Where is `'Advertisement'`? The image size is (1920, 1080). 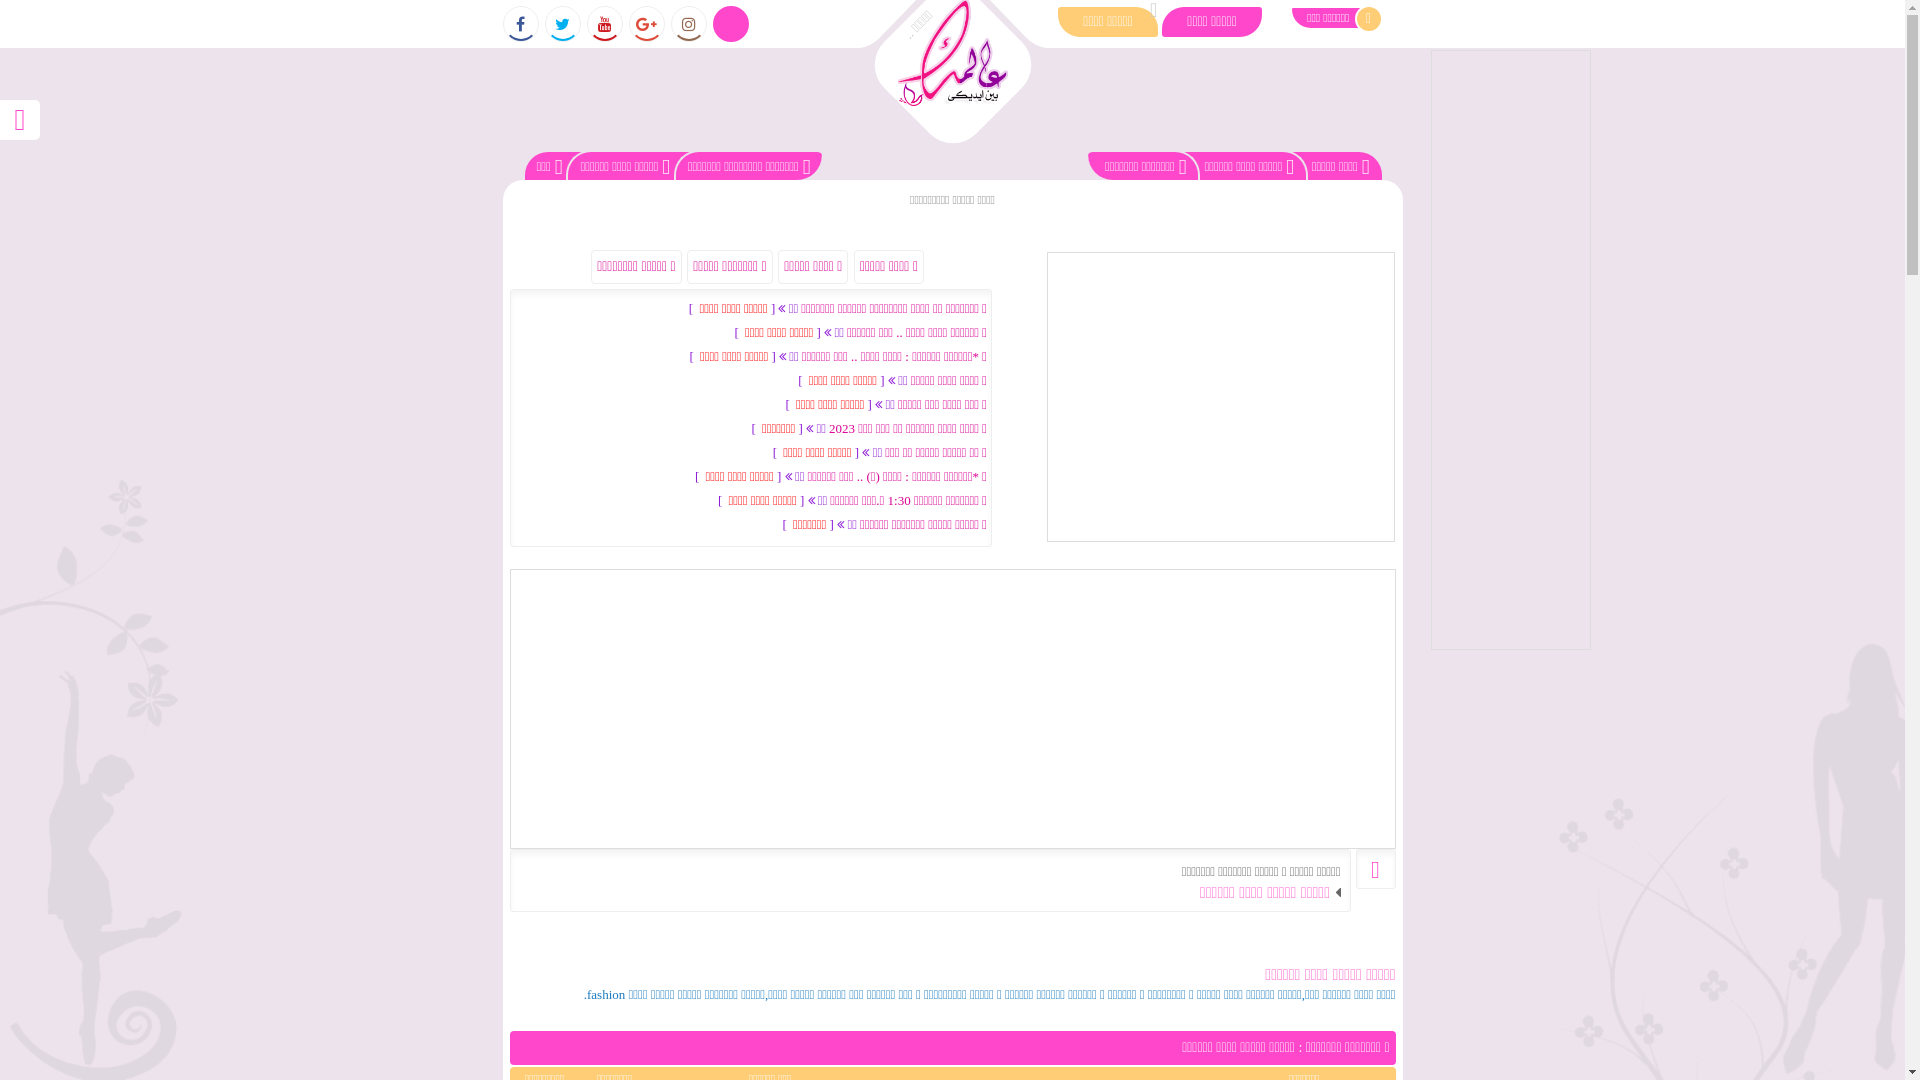 'Advertisement' is located at coordinates (1218, 397).